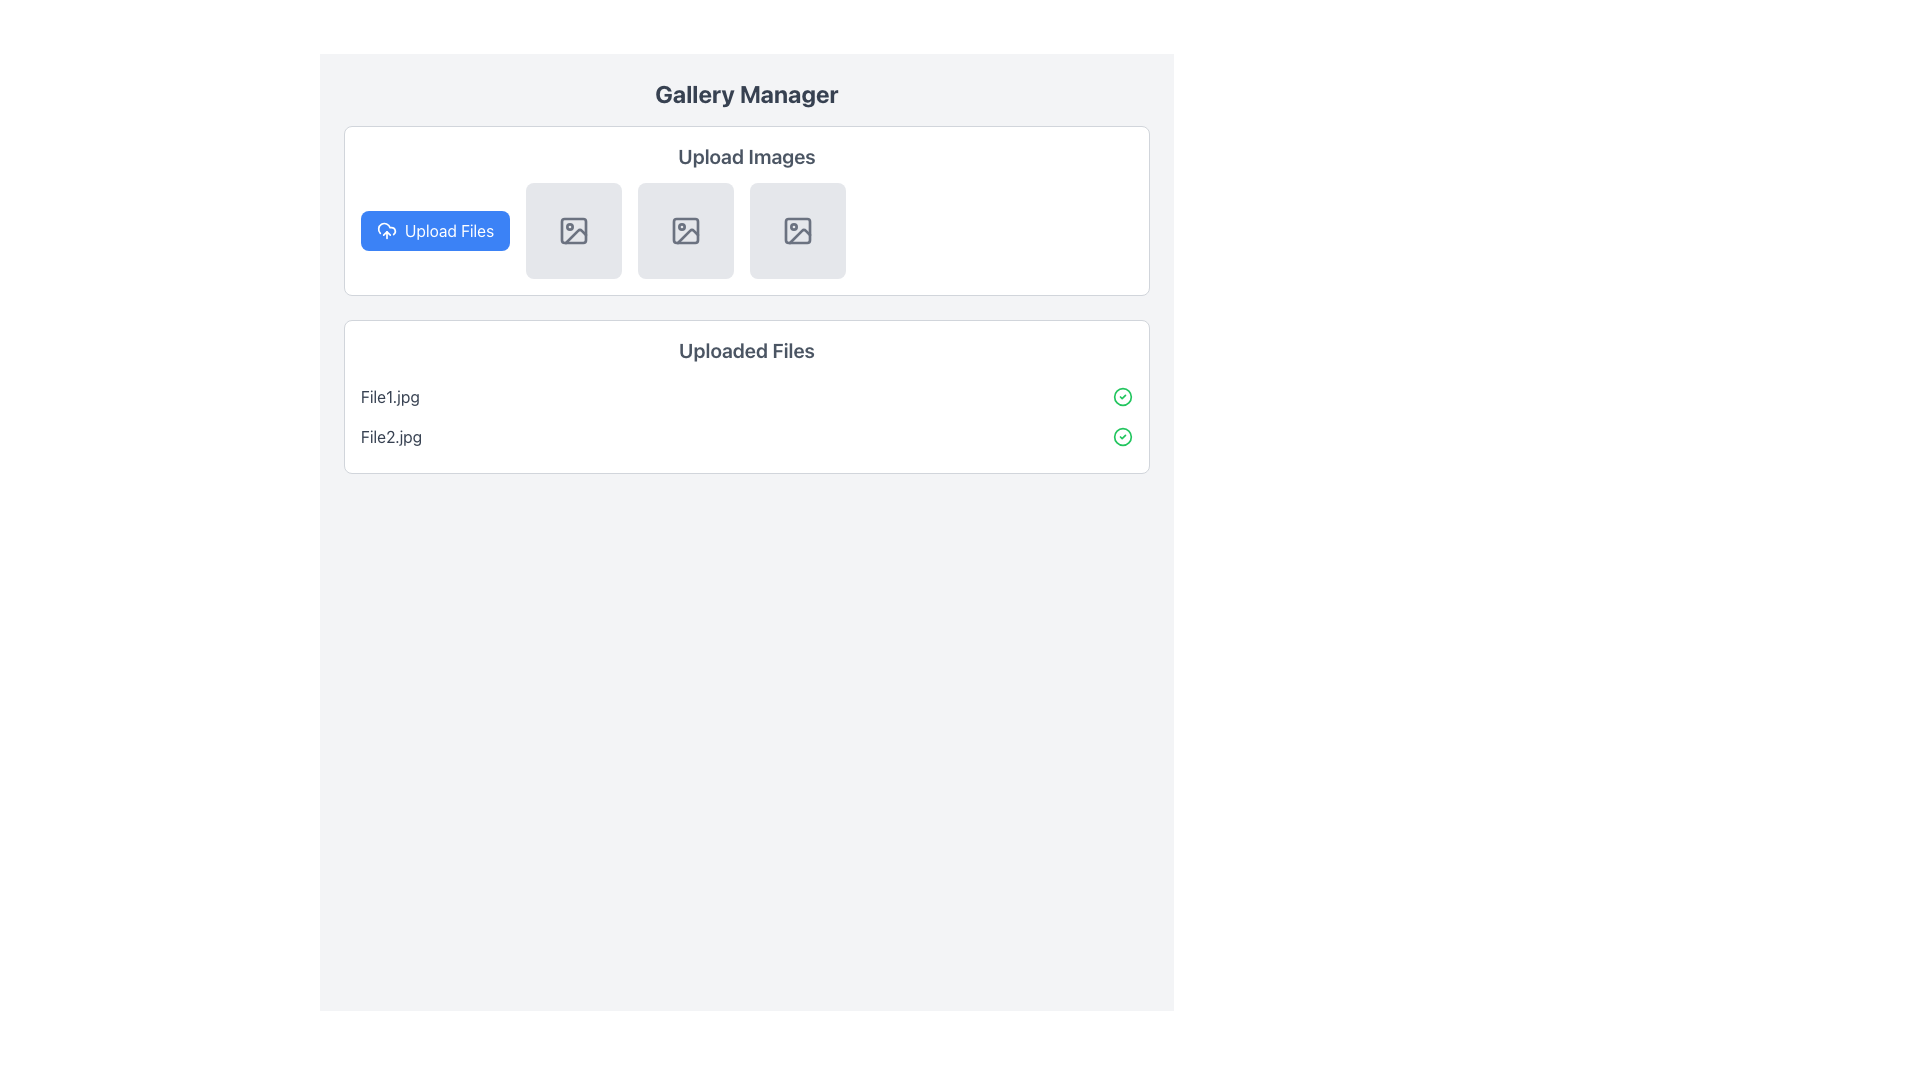 Image resolution: width=1920 pixels, height=1080 pixels. I want to click on the cloud icon located near the center of the 'Upload Files' button in the 'Upload Images' section, so click(387, 228).